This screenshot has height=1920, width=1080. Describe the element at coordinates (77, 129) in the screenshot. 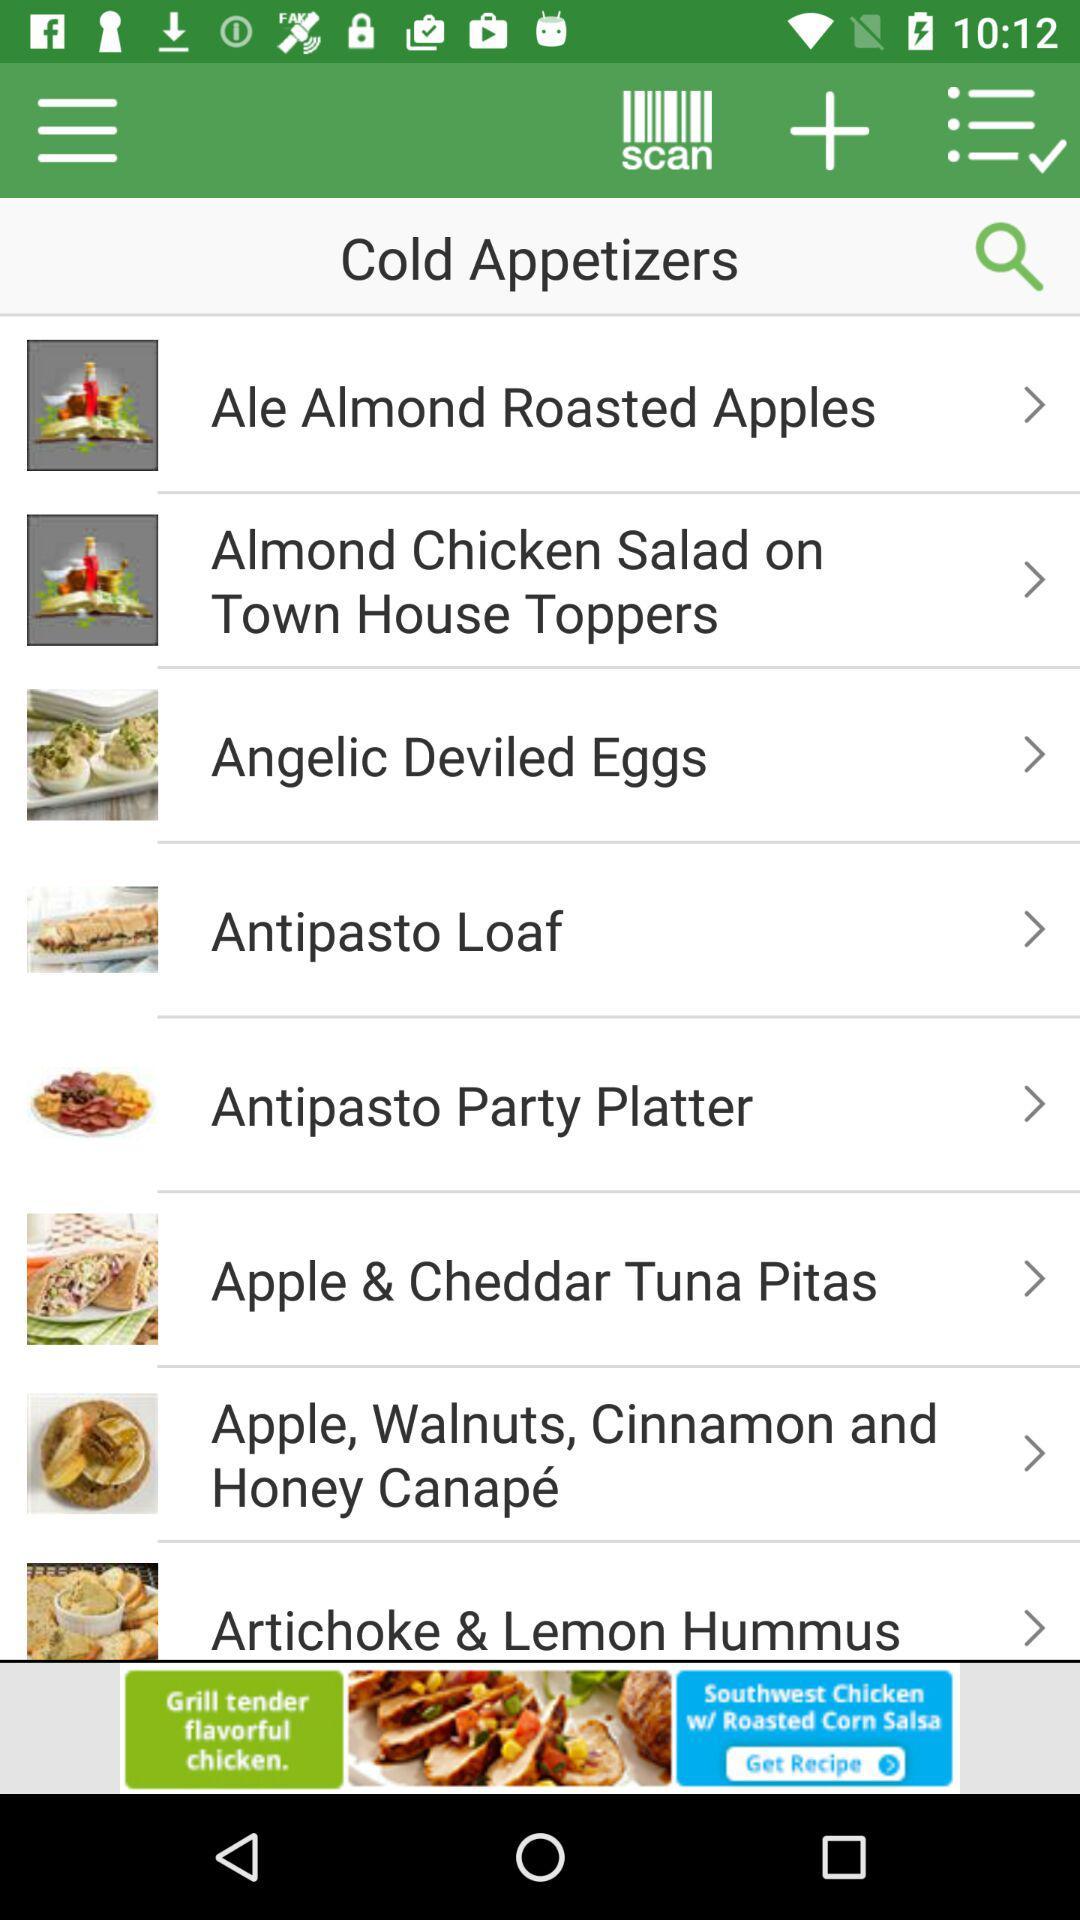

I see `the menu icon` at that location.